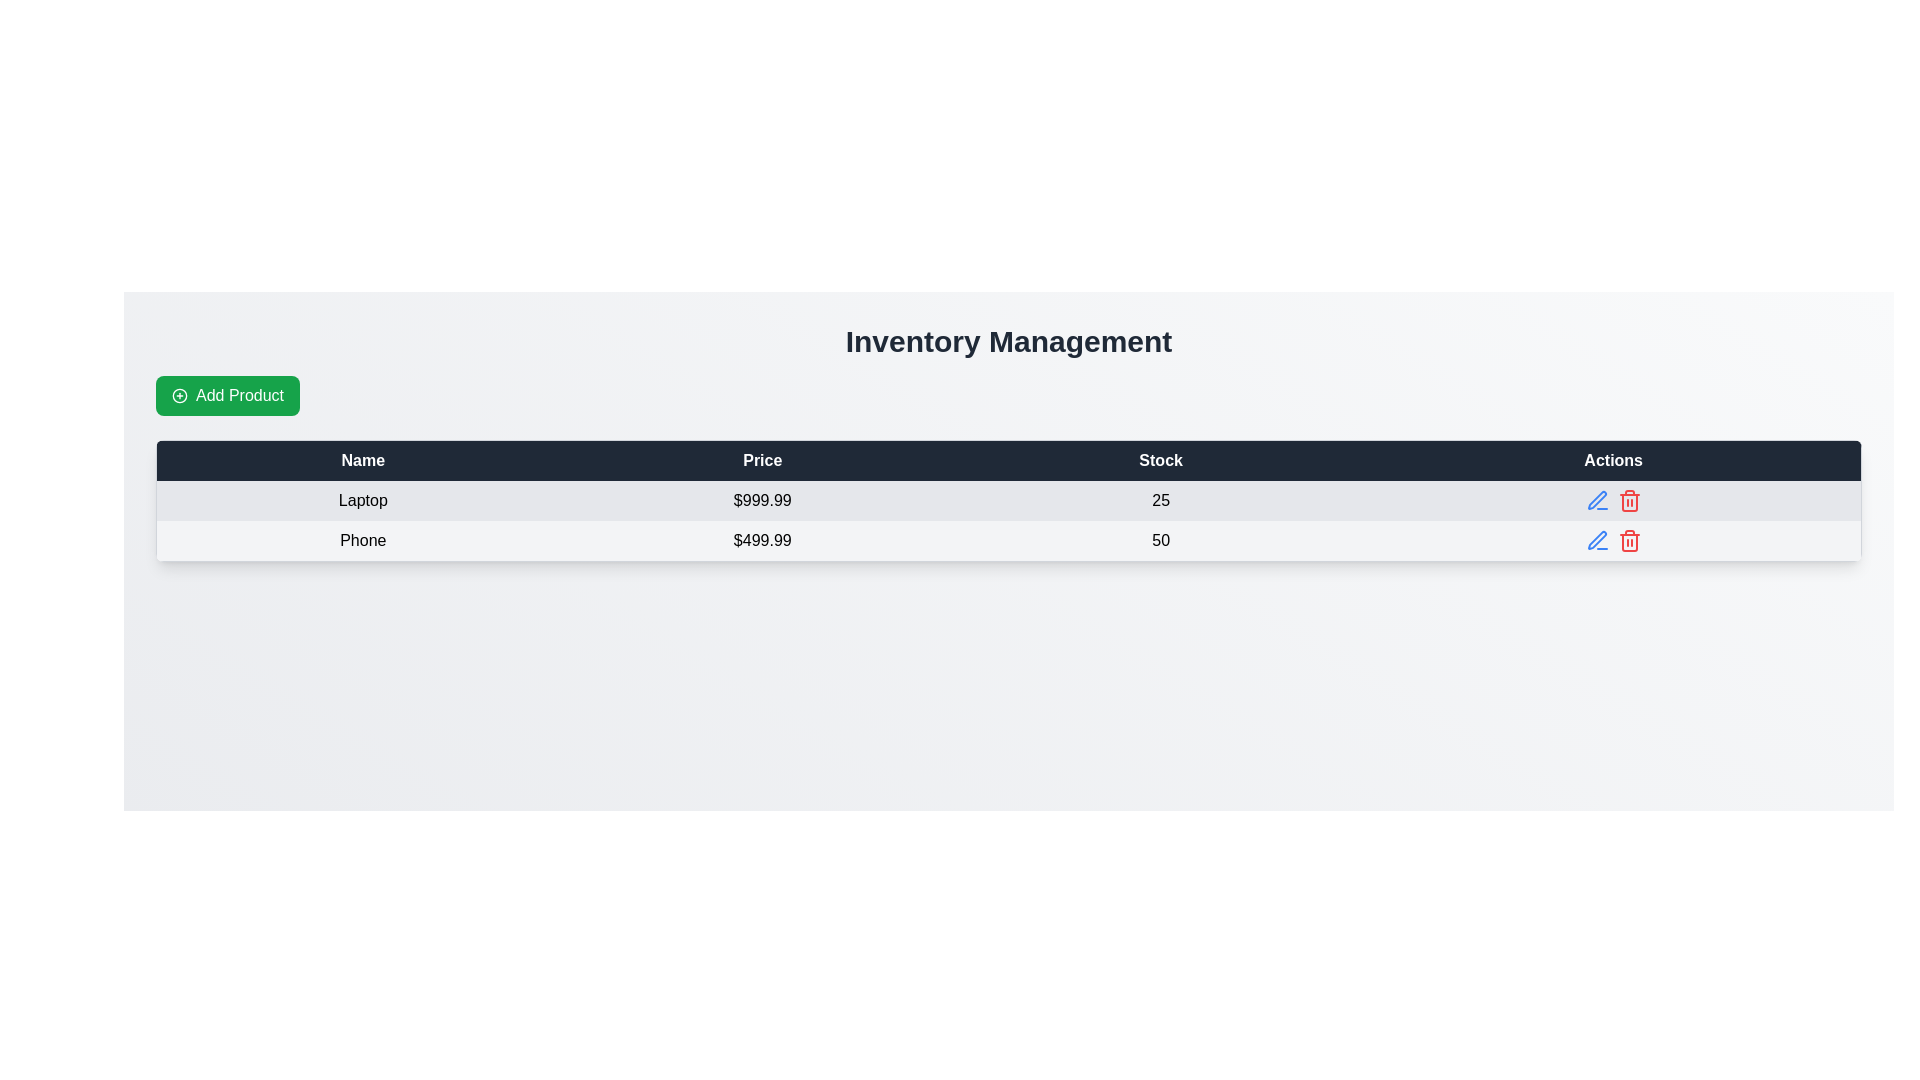  What do you see at coordinates (1613, 460) in the screenshot?
I see `the header cell for the 'Actions' column in the table, located on the far-right side of the header row` at bounding box center [1613, 460].